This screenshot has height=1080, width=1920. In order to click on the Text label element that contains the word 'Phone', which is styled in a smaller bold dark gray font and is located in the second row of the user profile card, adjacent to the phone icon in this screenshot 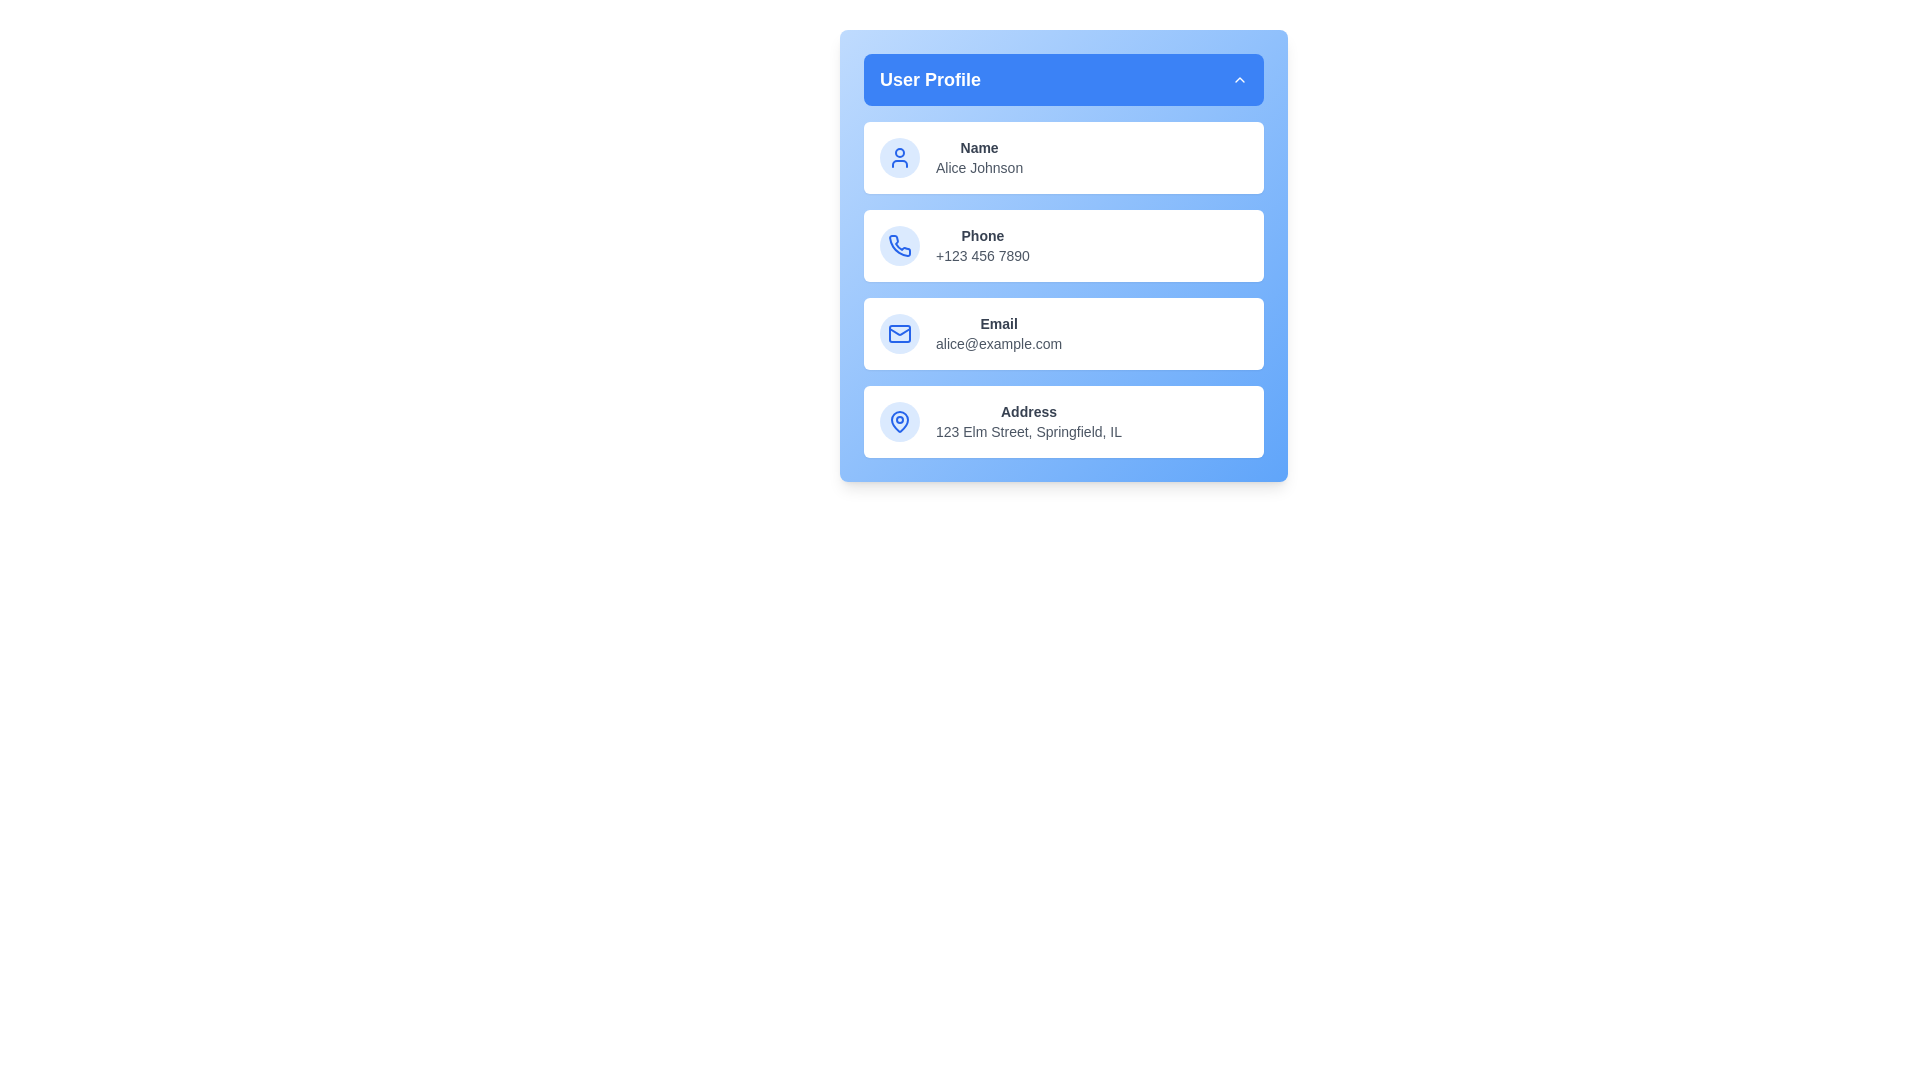, I will do `click(982, 234)`.